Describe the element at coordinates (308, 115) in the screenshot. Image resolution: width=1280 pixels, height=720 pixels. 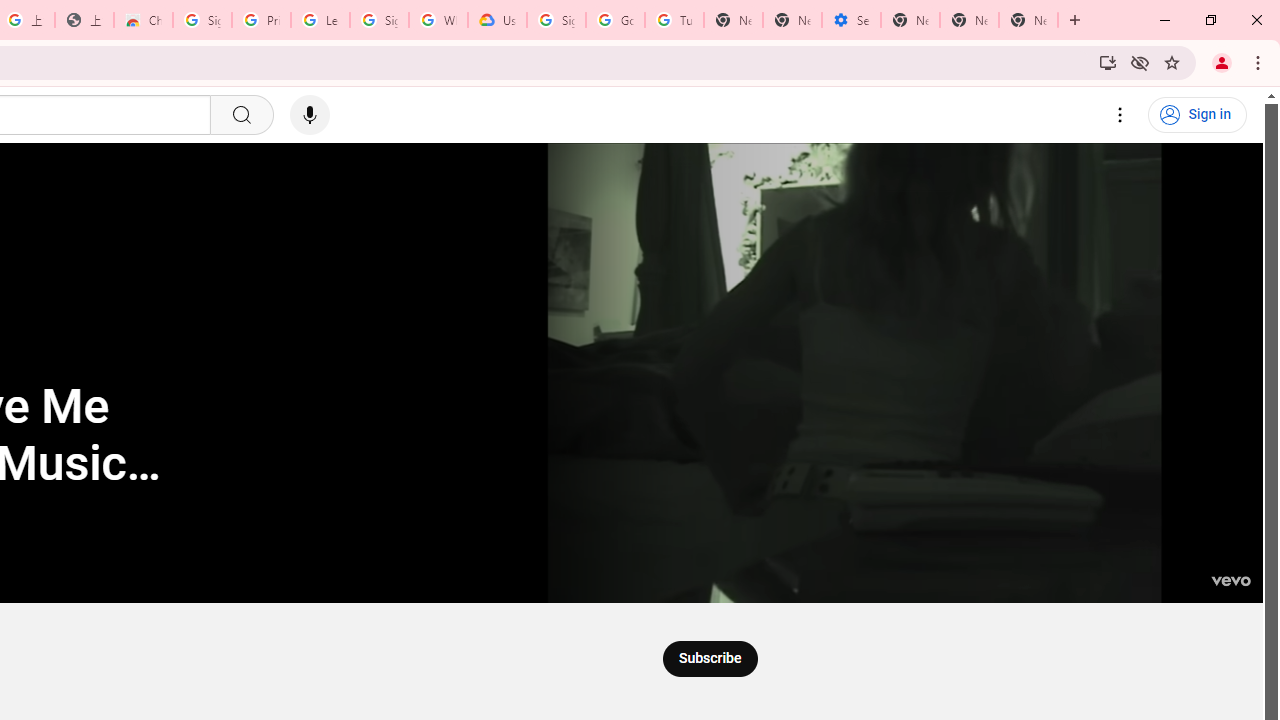
I see `'Search with your voice'` at that location.